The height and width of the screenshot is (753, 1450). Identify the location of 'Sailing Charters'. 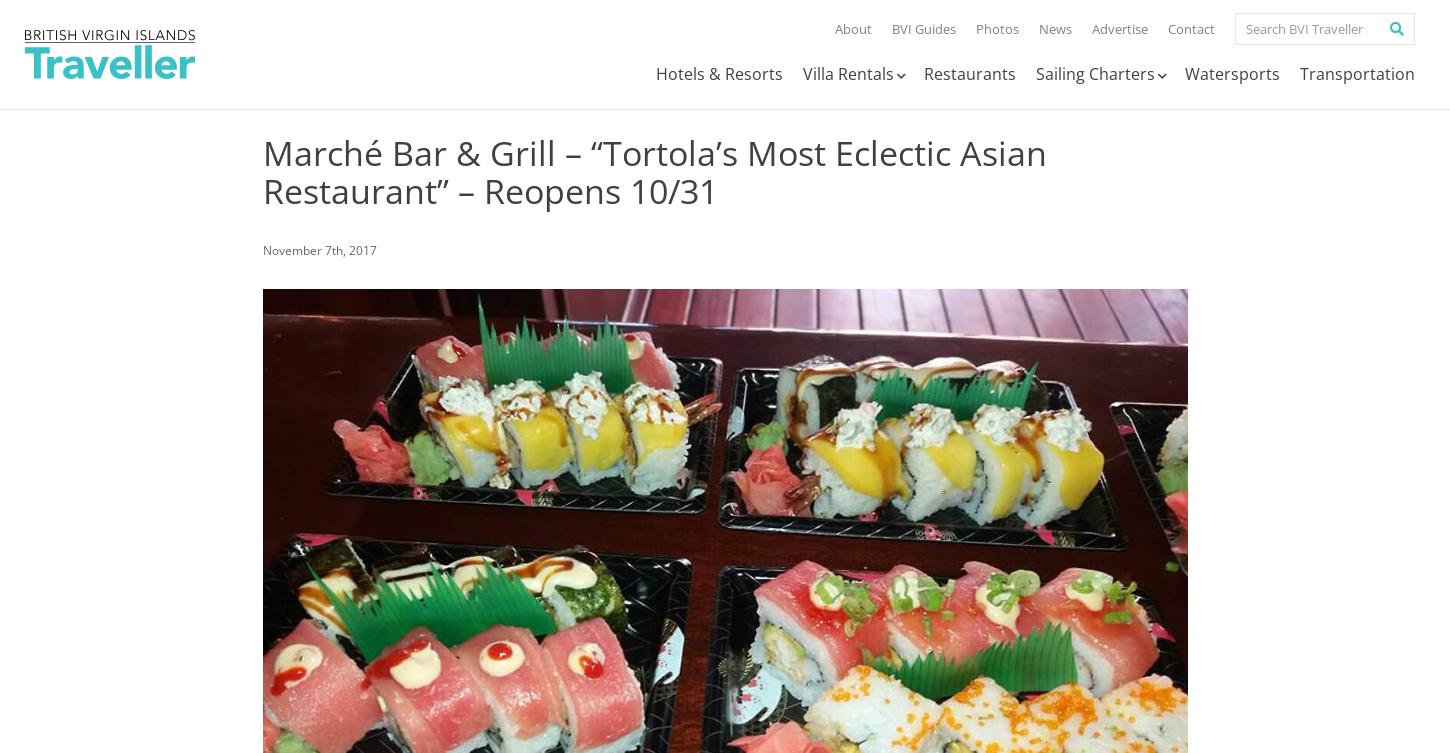
(1094, 74).